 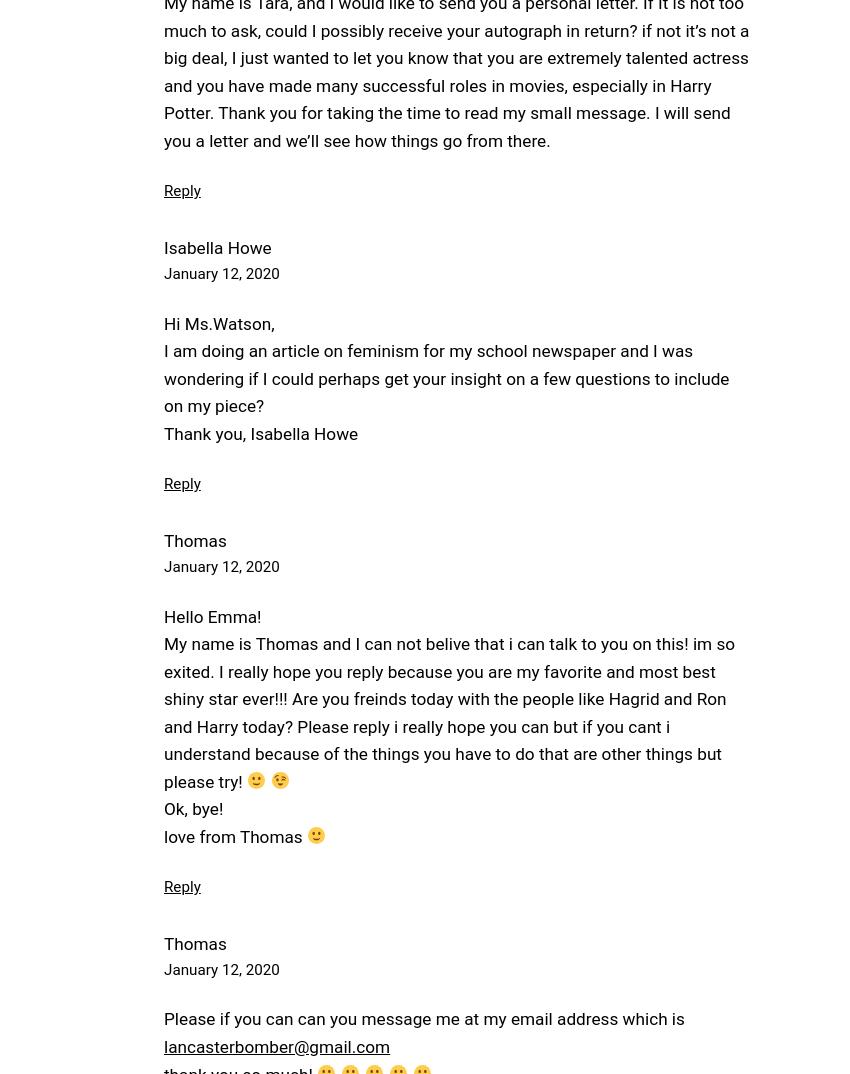 I want to click on 'Thank you, Isabella Howe', so click(x=260, y=432).